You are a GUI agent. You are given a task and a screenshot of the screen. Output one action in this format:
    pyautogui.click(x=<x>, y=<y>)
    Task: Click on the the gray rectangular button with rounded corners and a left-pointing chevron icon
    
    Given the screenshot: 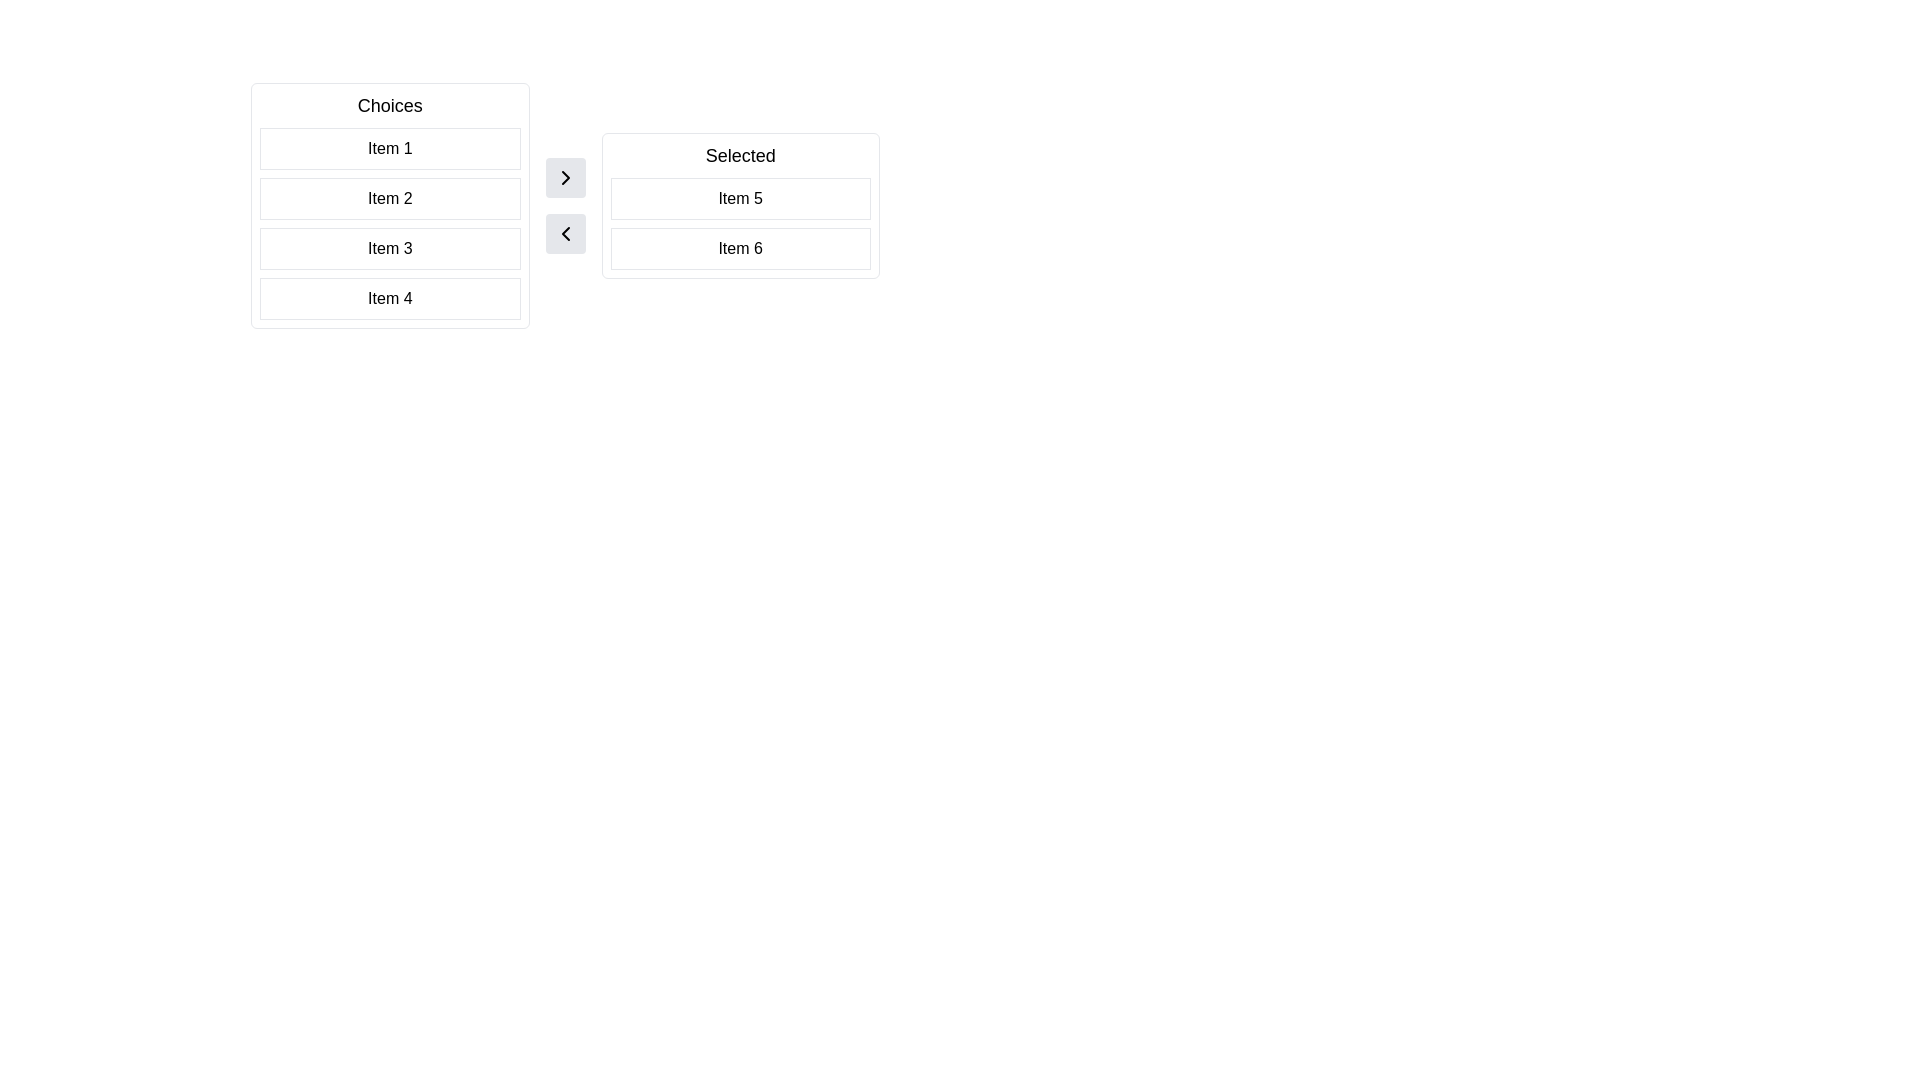 What is the action you would take?
    pyautogui.click(x=564, y=233)
    